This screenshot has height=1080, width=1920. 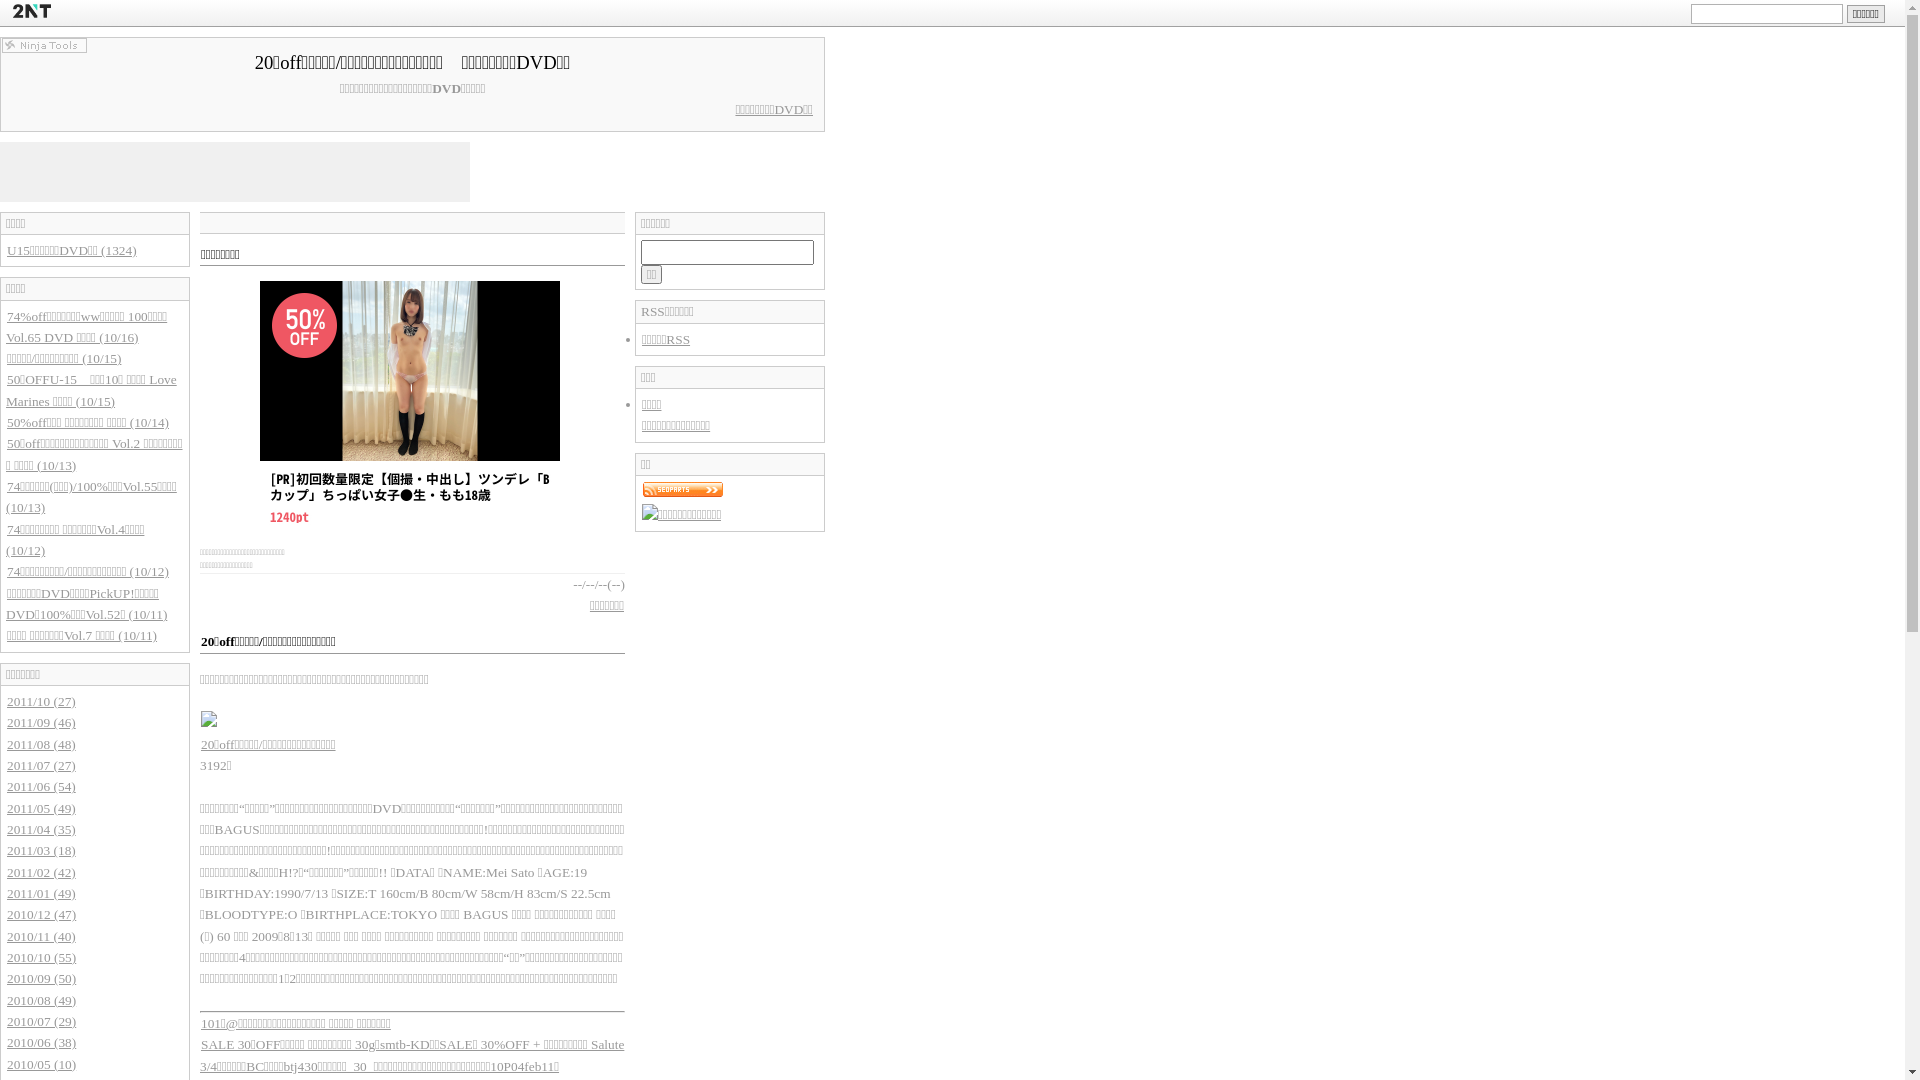 What do you see at coordinates (41, 977) in the screenshot?
I see `'2010/09 (50)'` at bounding box center [41, 977].